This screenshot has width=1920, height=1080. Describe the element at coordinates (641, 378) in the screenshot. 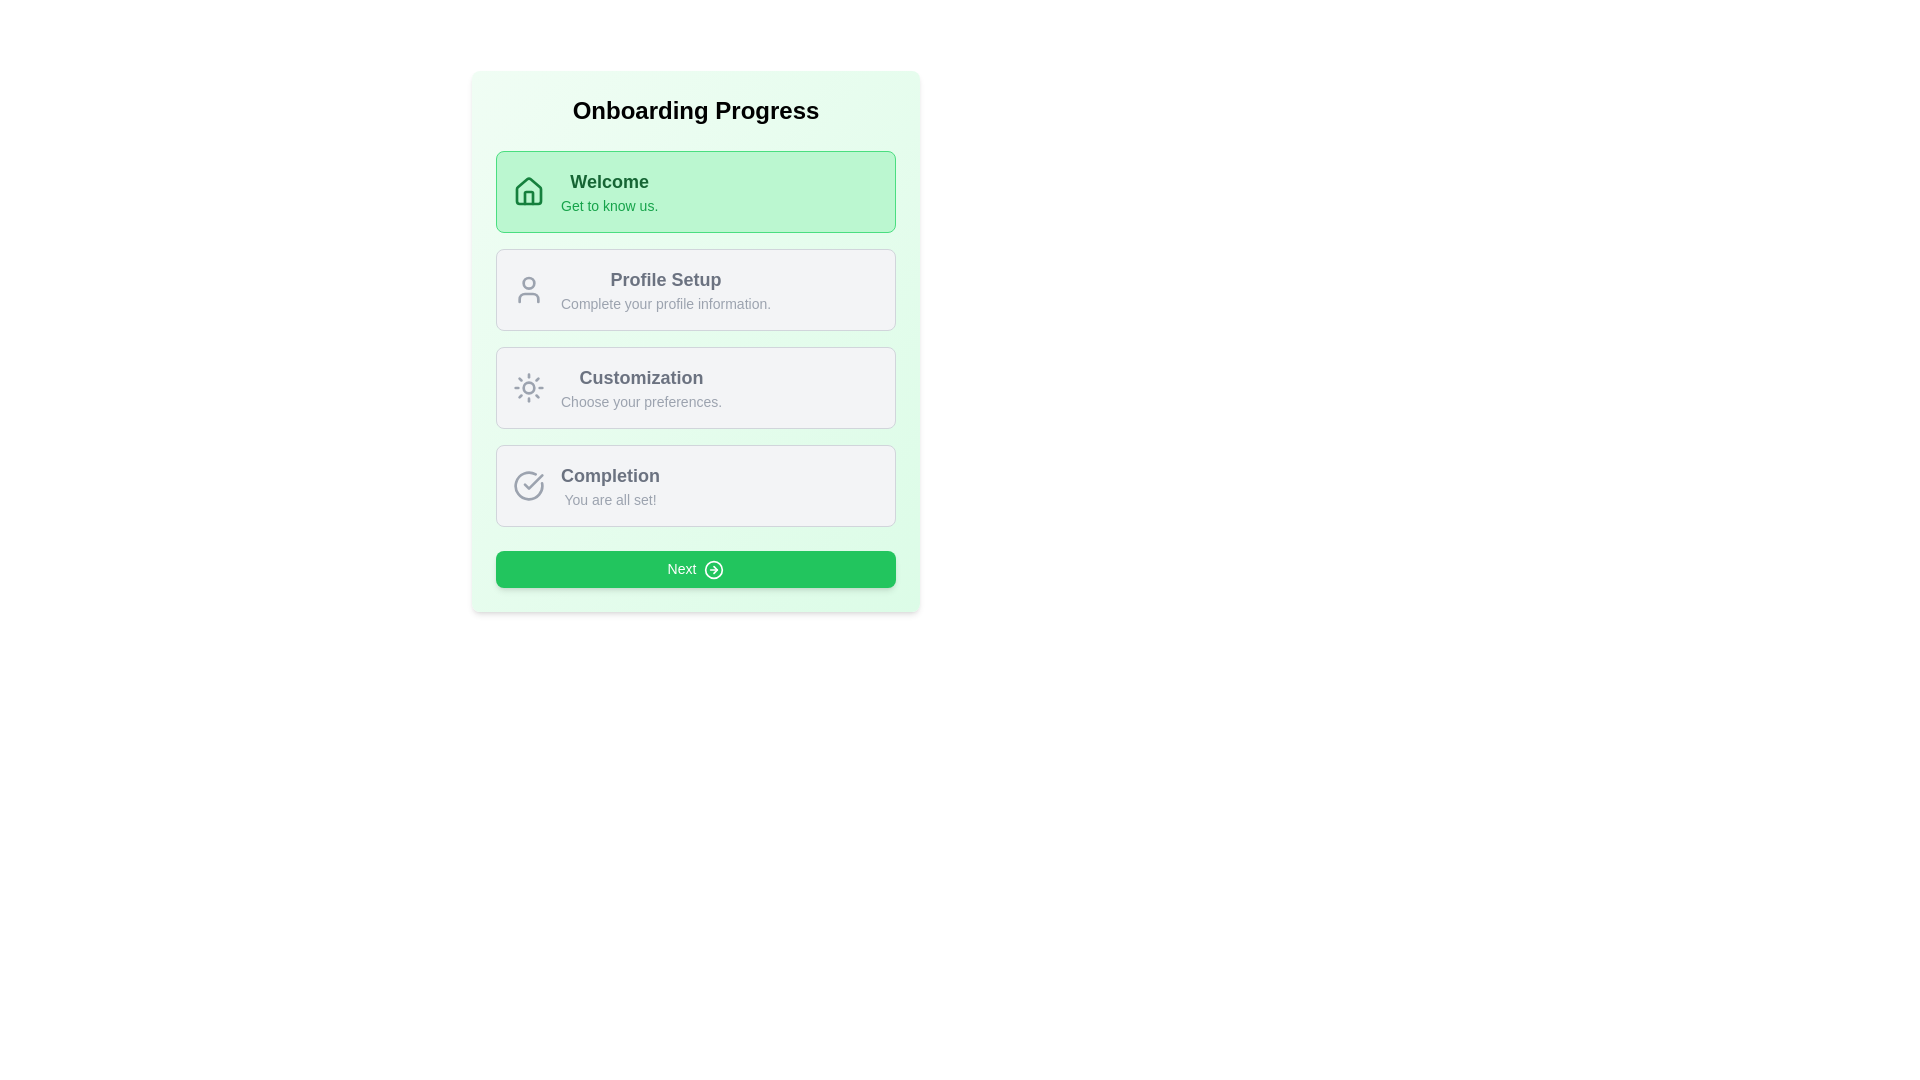

I see `the Text Label that serves as the heading for the 'Customization' step in the onboarding process, located centrally within its card-like module` at that location.